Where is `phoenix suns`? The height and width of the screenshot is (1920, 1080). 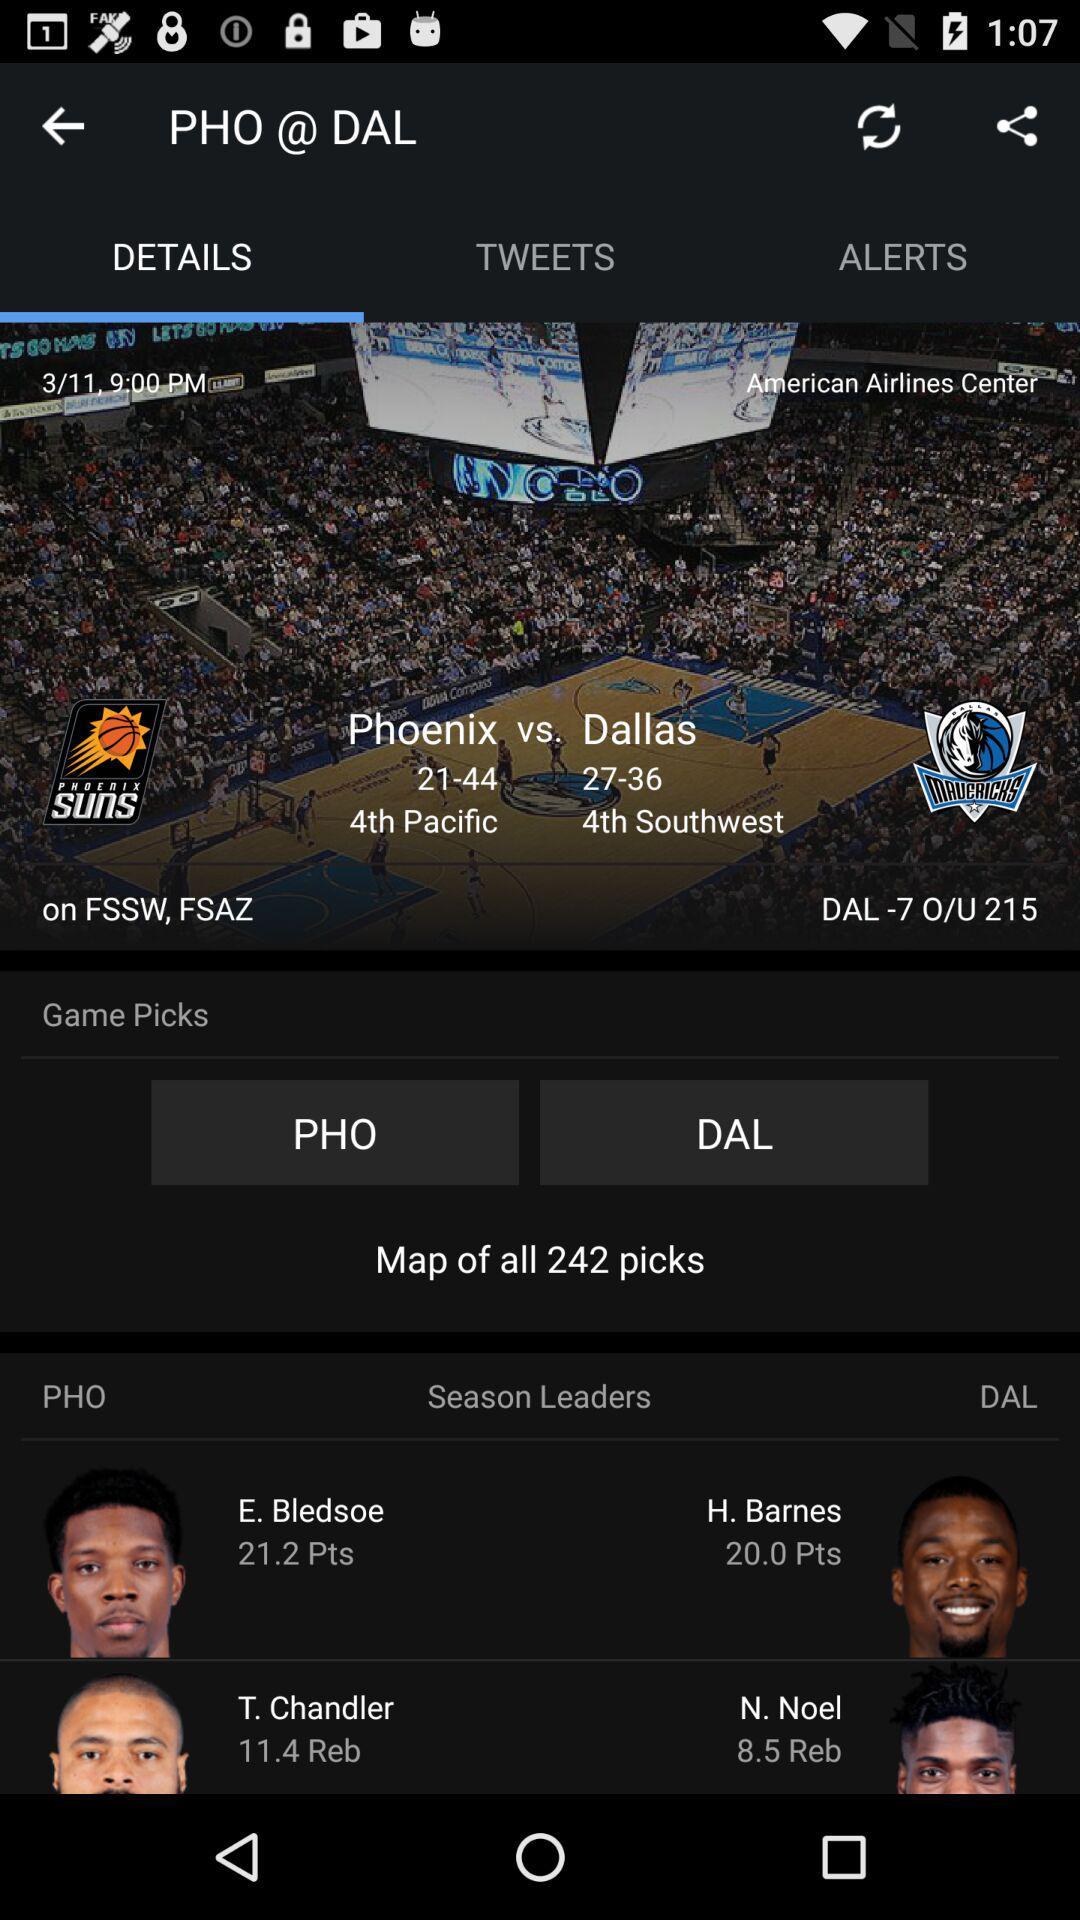 phoenix suns is located at coordinates (104, 761).